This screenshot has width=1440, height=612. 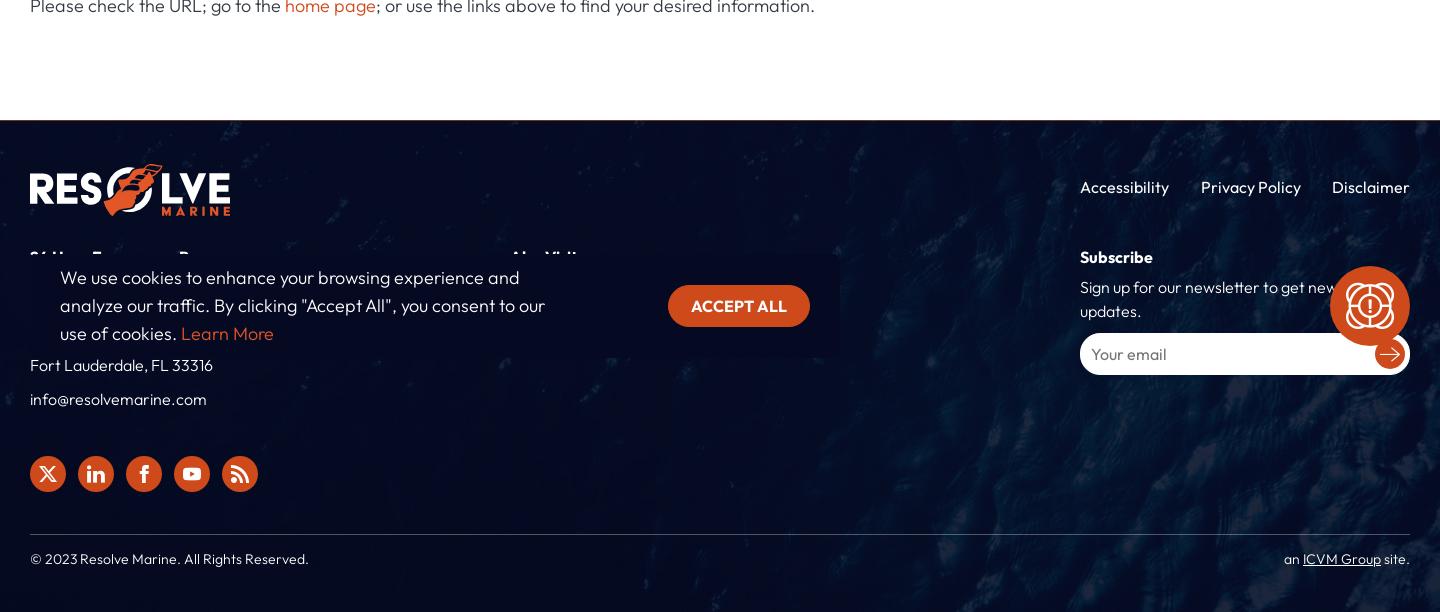 I want to click on 'We use cookies to enhance your browsing experience and analyze our traffic. By clicking "Accept All", you consent to our use of cookies.', so click(x=302, y=304).